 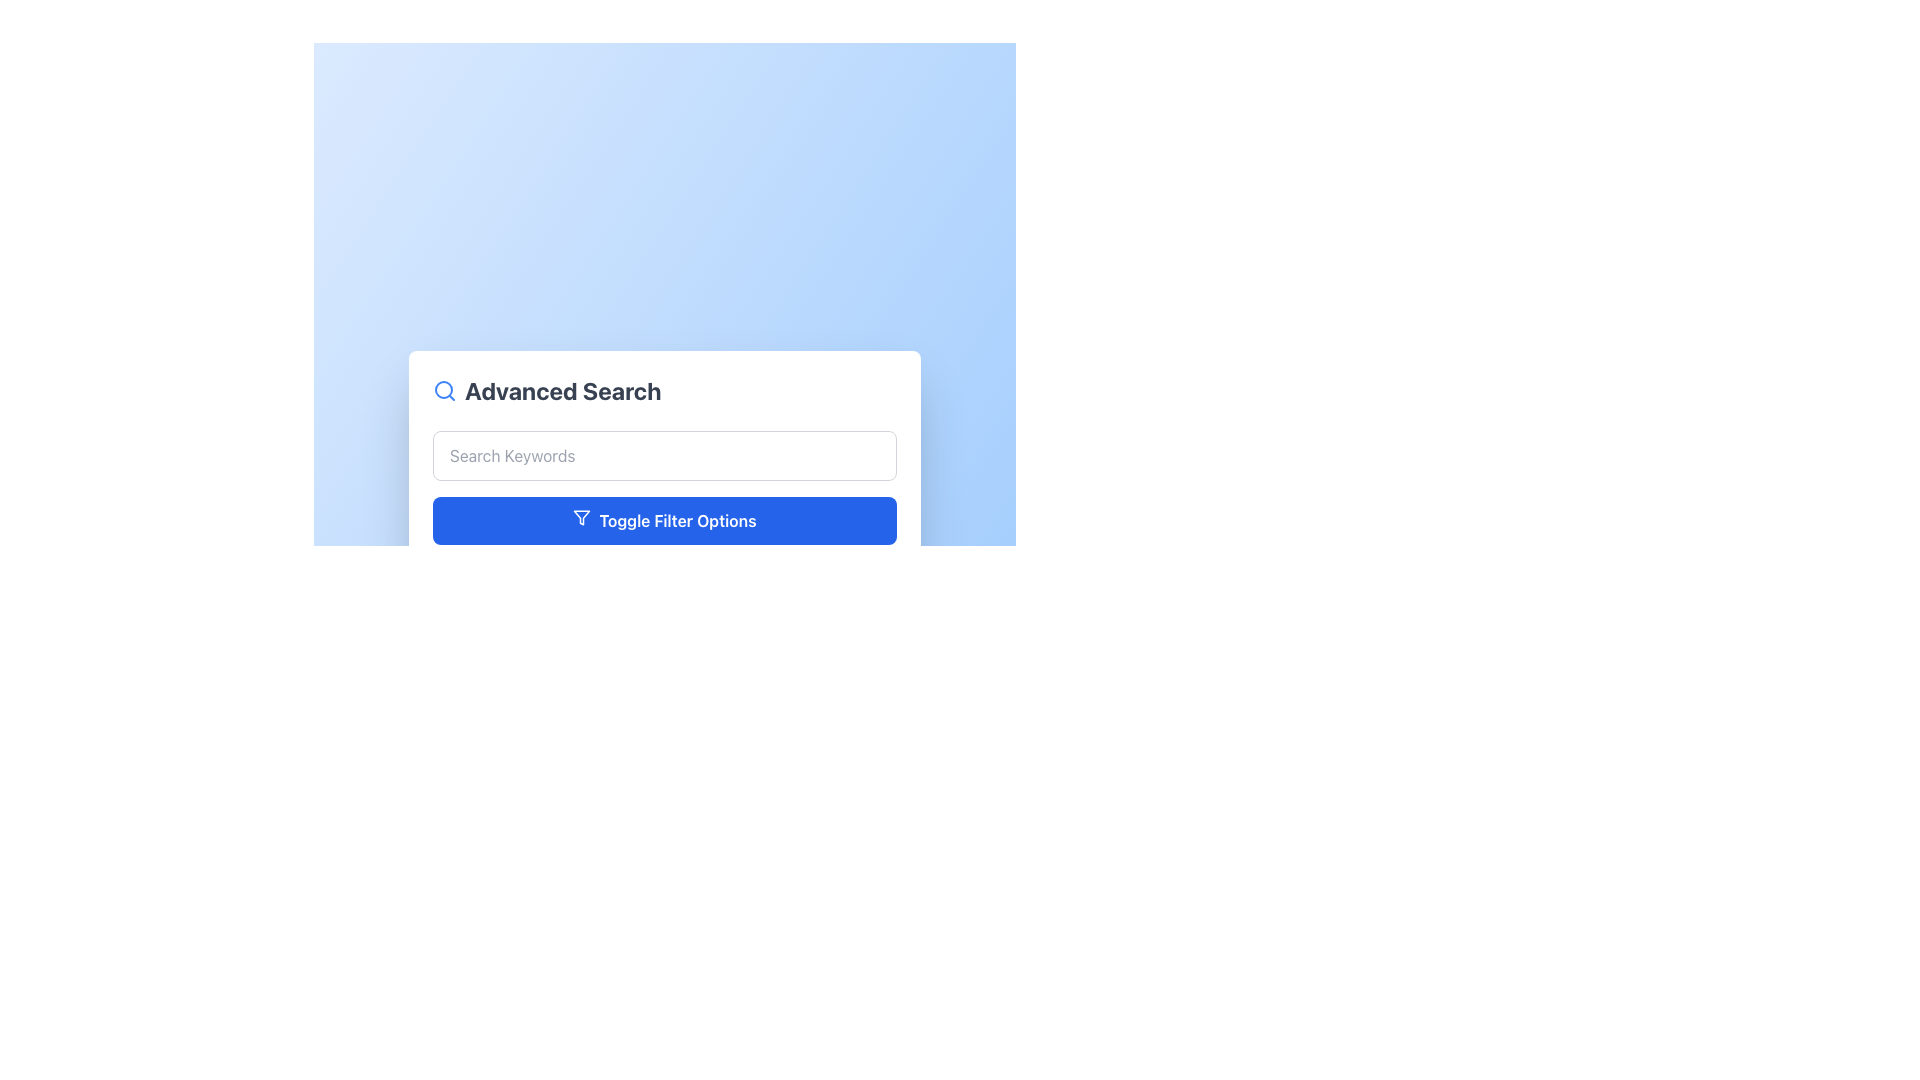 What do you see at coordinates (444, 390) in the screenshot?
I see `the search functionality indicator icon located at the far left of the 'Advanced Search' heading in the header block` at bounding box center [444, 390].